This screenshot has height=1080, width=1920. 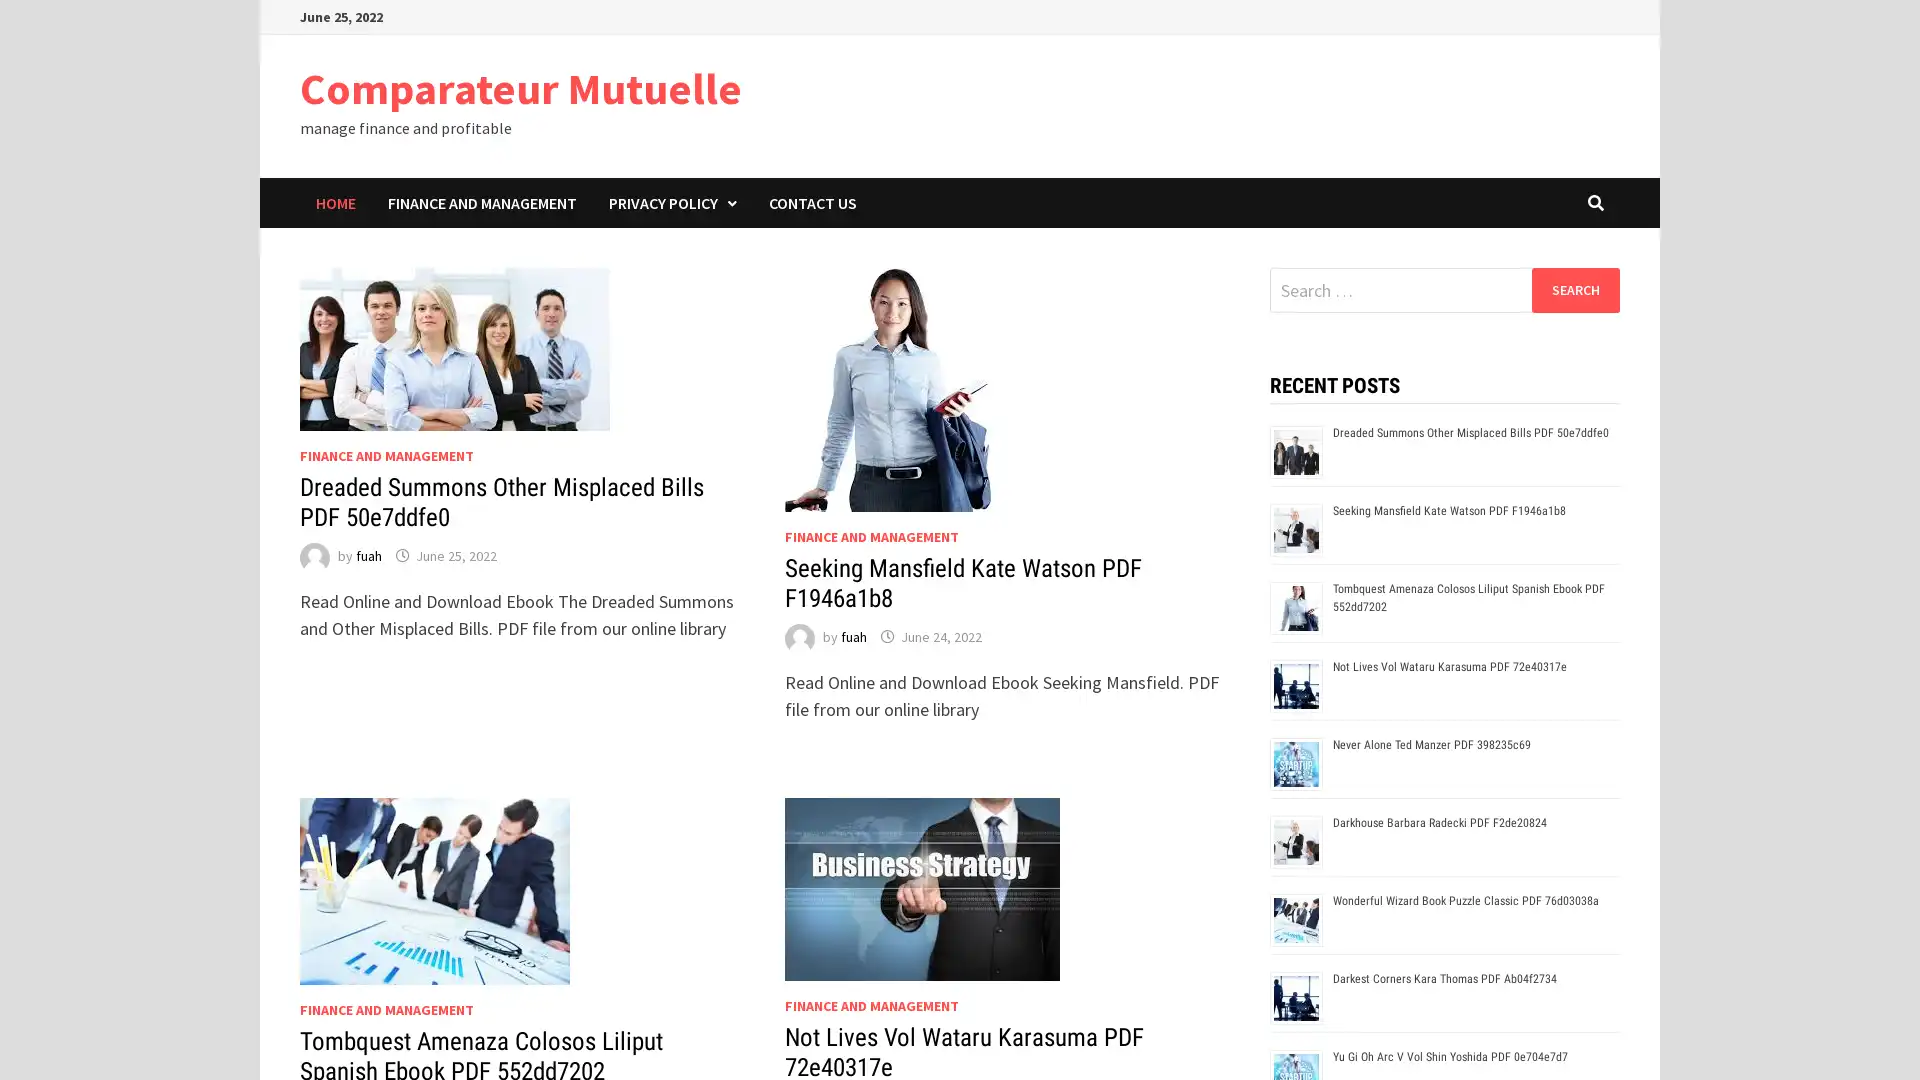 What do you see at coordinates (1574, 289) in the screenshot?
I see `Search` at bounding box center [1574, 289].